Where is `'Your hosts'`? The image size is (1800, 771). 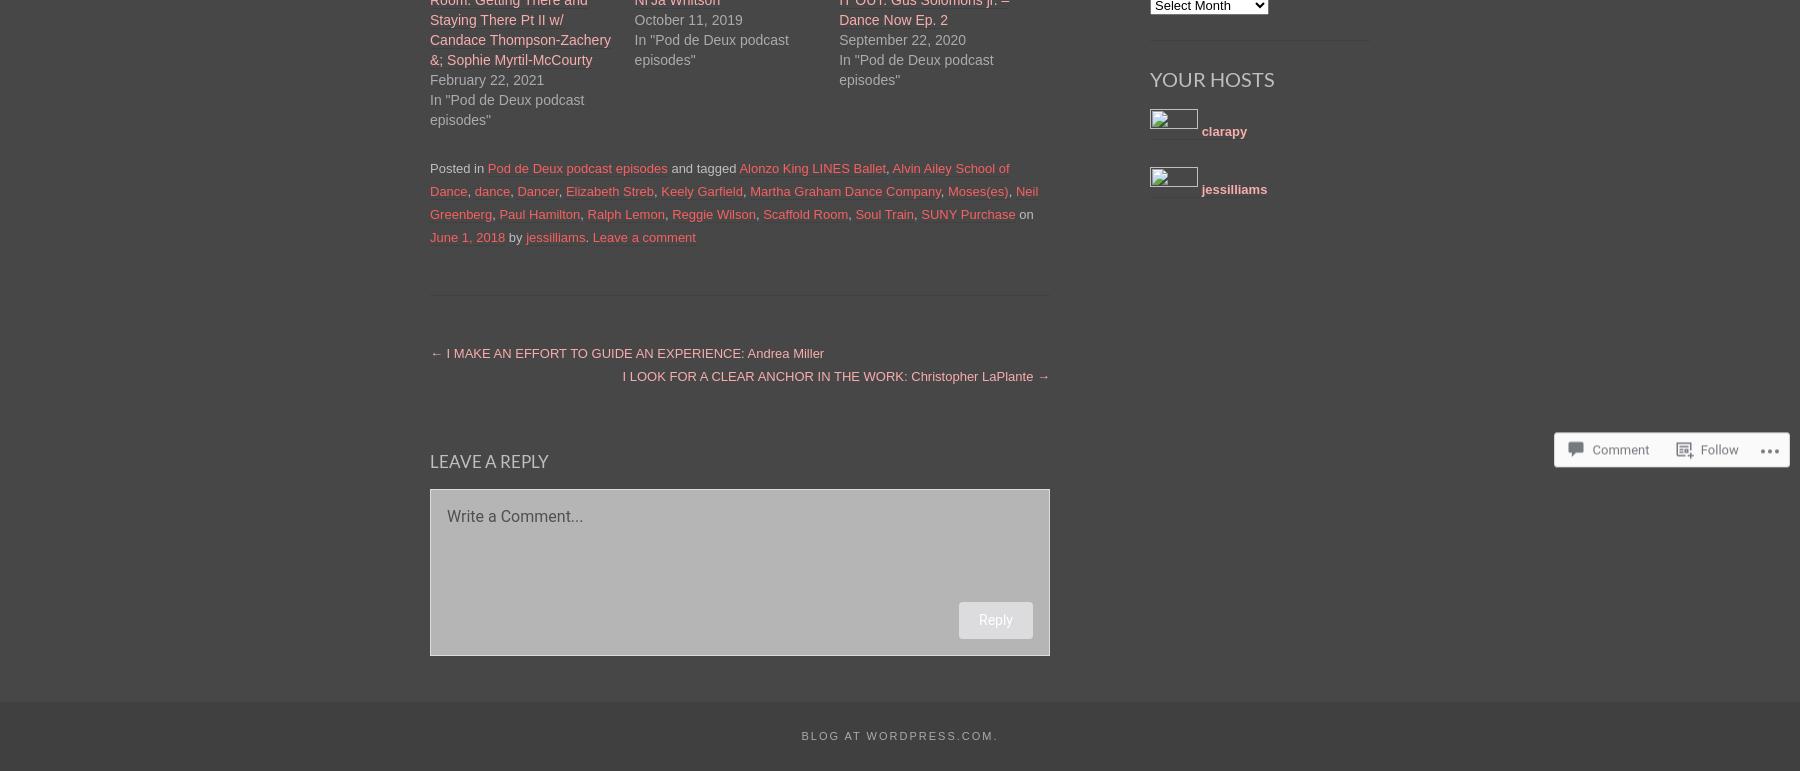
'Your hosts' is located at coordinates (1211, 78).